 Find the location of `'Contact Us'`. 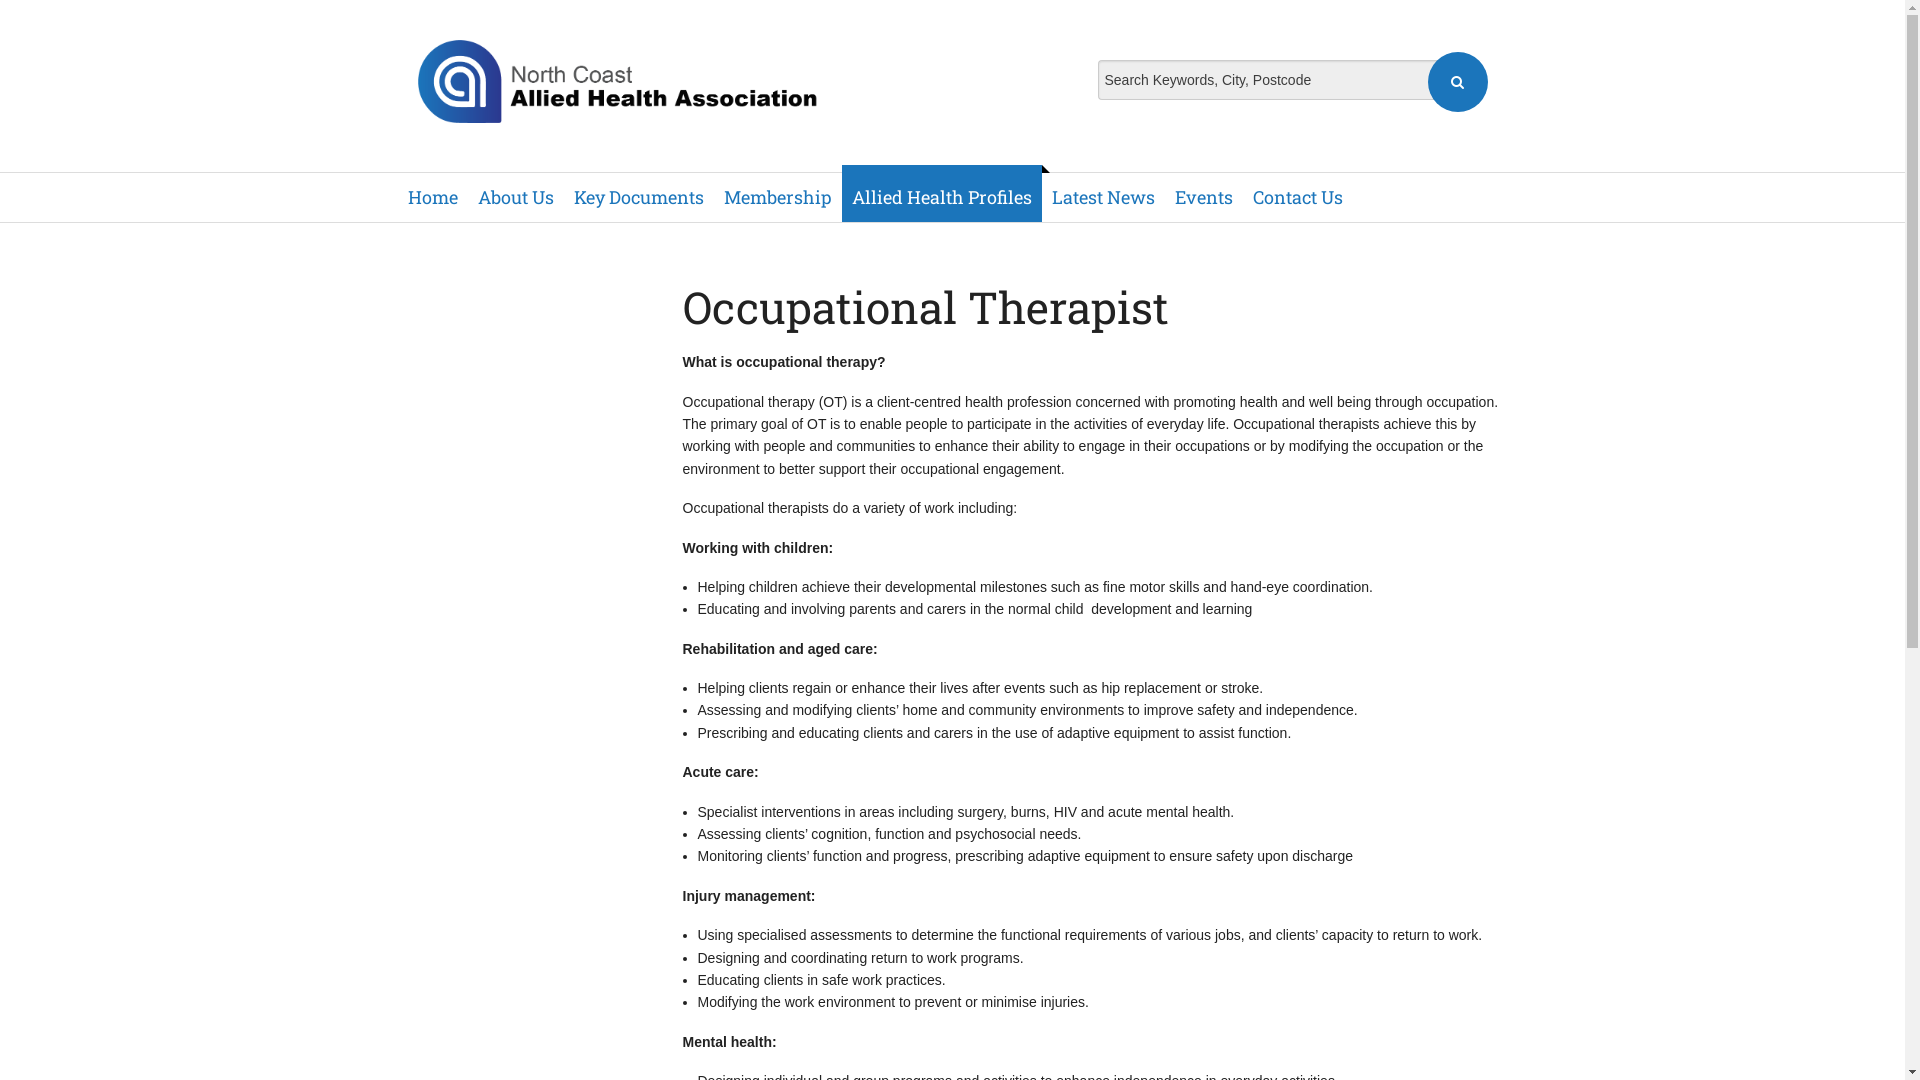

'Contact Us' is located at coordinates (1241, 197).